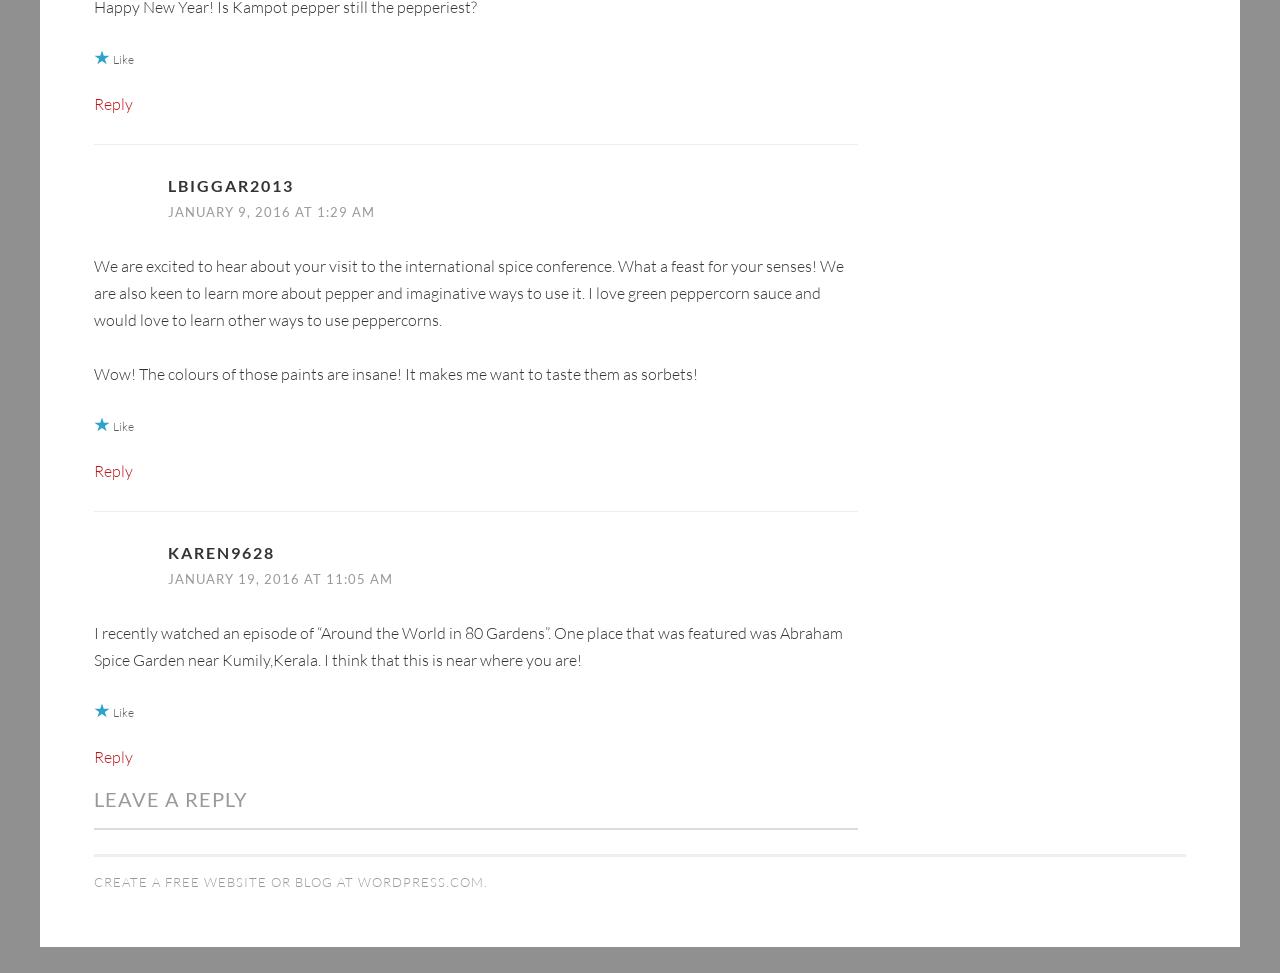 This screenshot has width=1280, height=973. Describe the element at coordinates (289, 850) in the screenshot. I see `'Create a free website or blog at WordPress.com.'` at that location.